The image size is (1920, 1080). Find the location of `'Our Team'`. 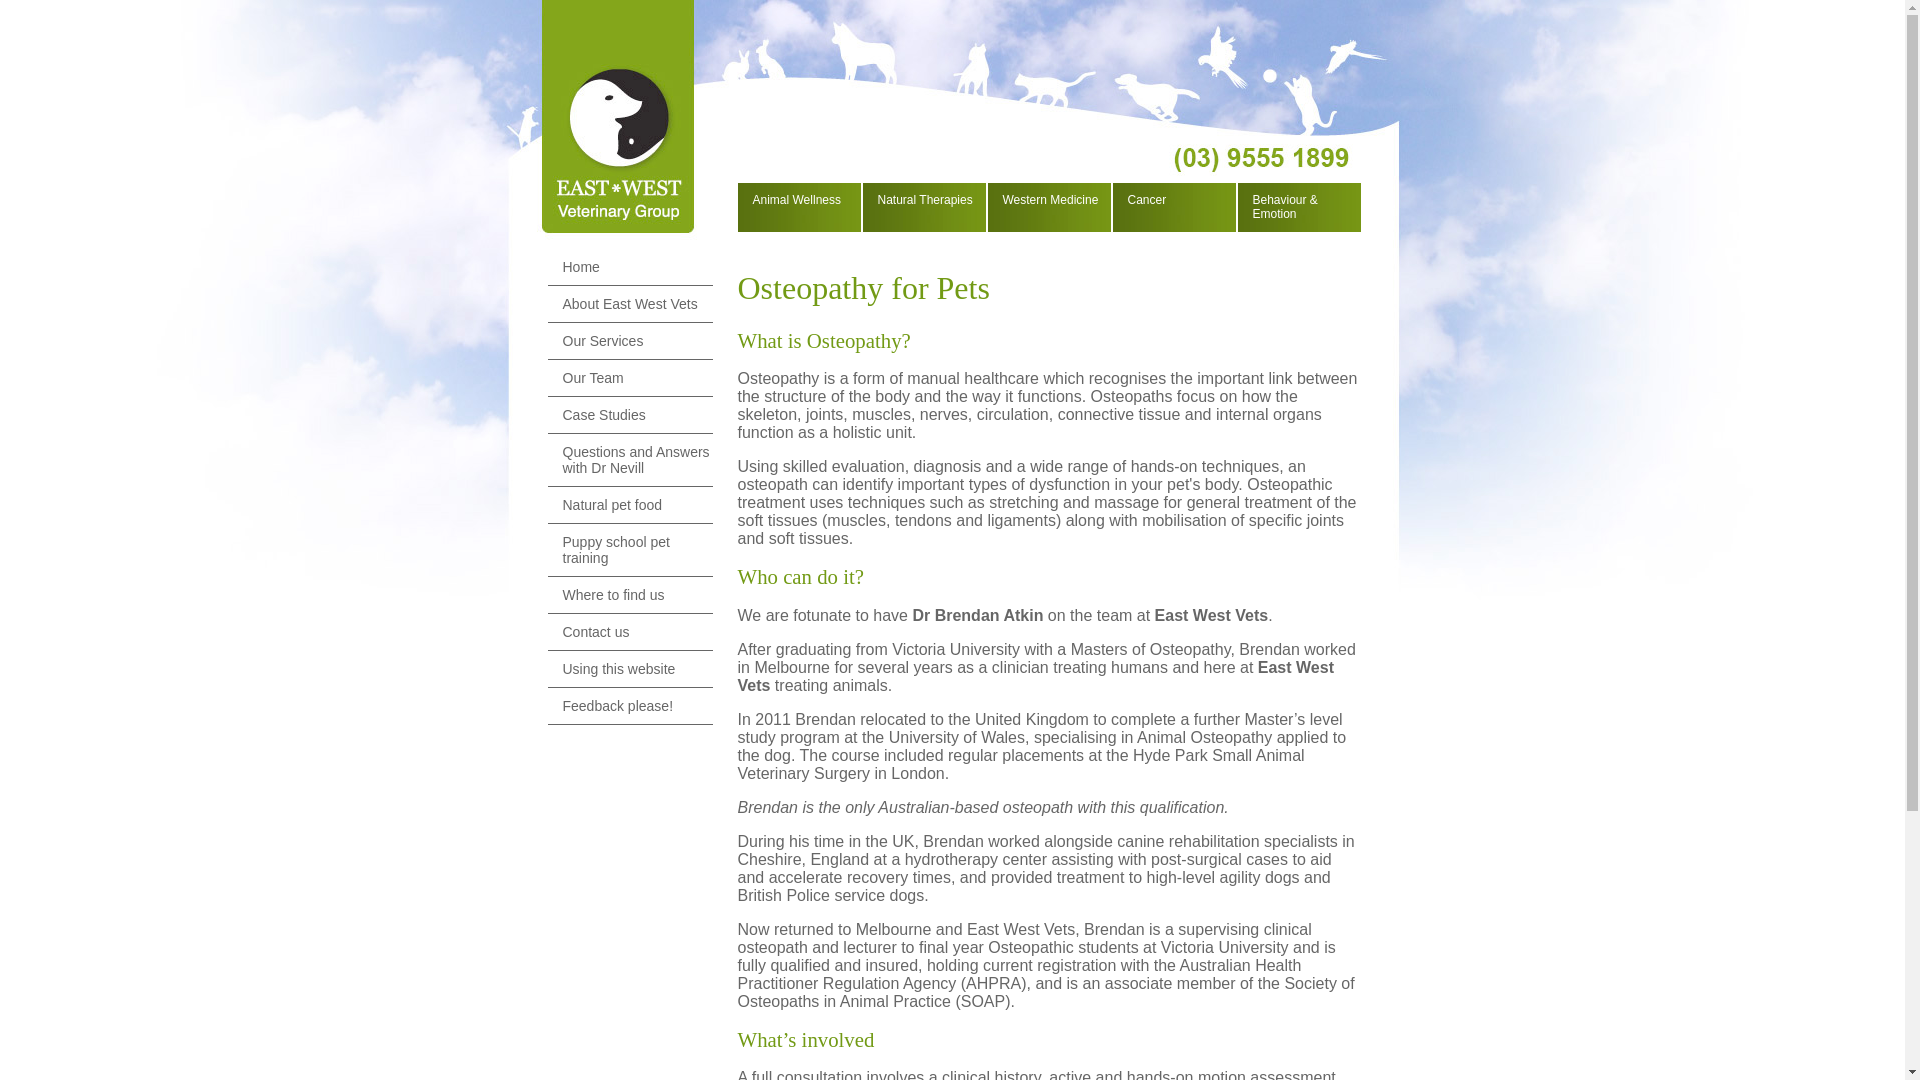

'Our Team' is located at coordinates (629, 378).